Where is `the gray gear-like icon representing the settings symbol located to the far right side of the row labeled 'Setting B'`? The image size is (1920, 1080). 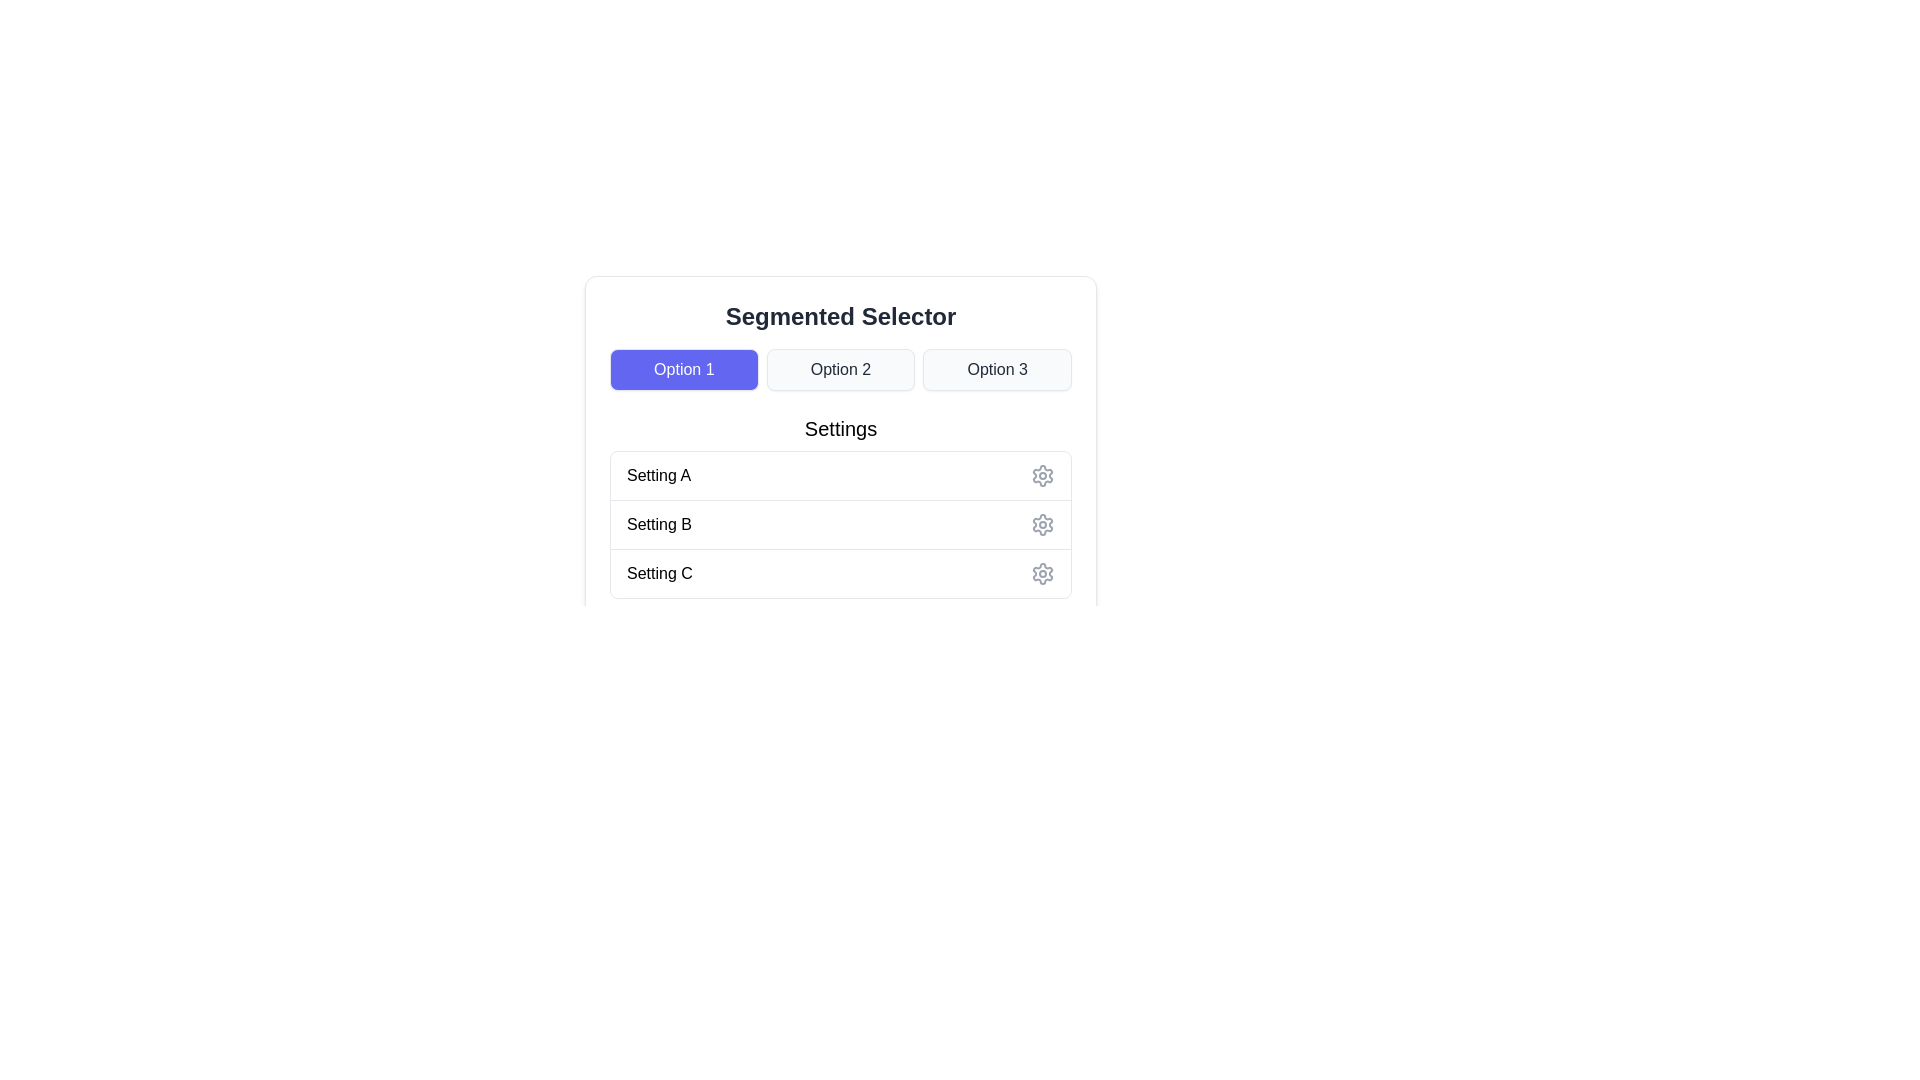 the gray gear-like icon representing the settings symbol located to the far right side of the row labeled 'Setting B' is located at coordinates (1041, 523).